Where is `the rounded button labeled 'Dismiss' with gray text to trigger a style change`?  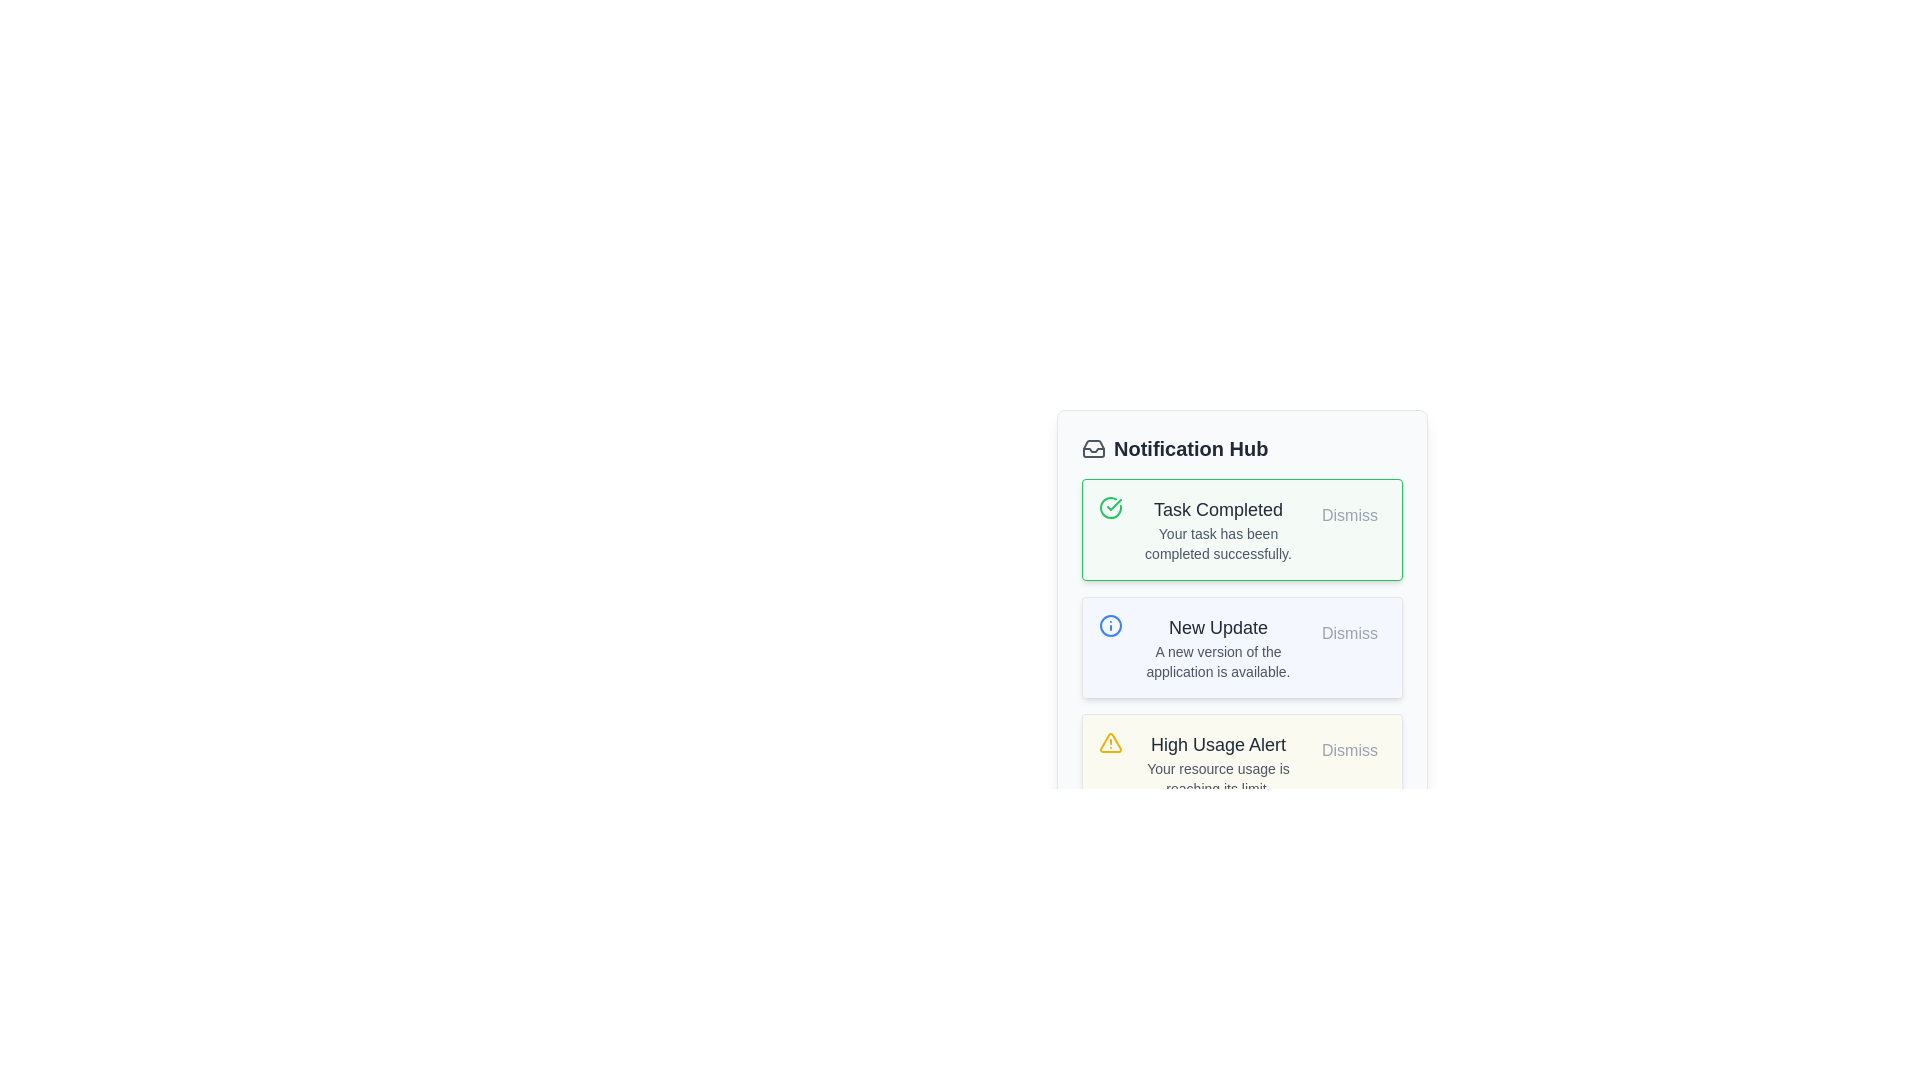 the rounded button labeled 'Dismiss' with gray text to trigger a style change is located at coordinates (1349, 515).